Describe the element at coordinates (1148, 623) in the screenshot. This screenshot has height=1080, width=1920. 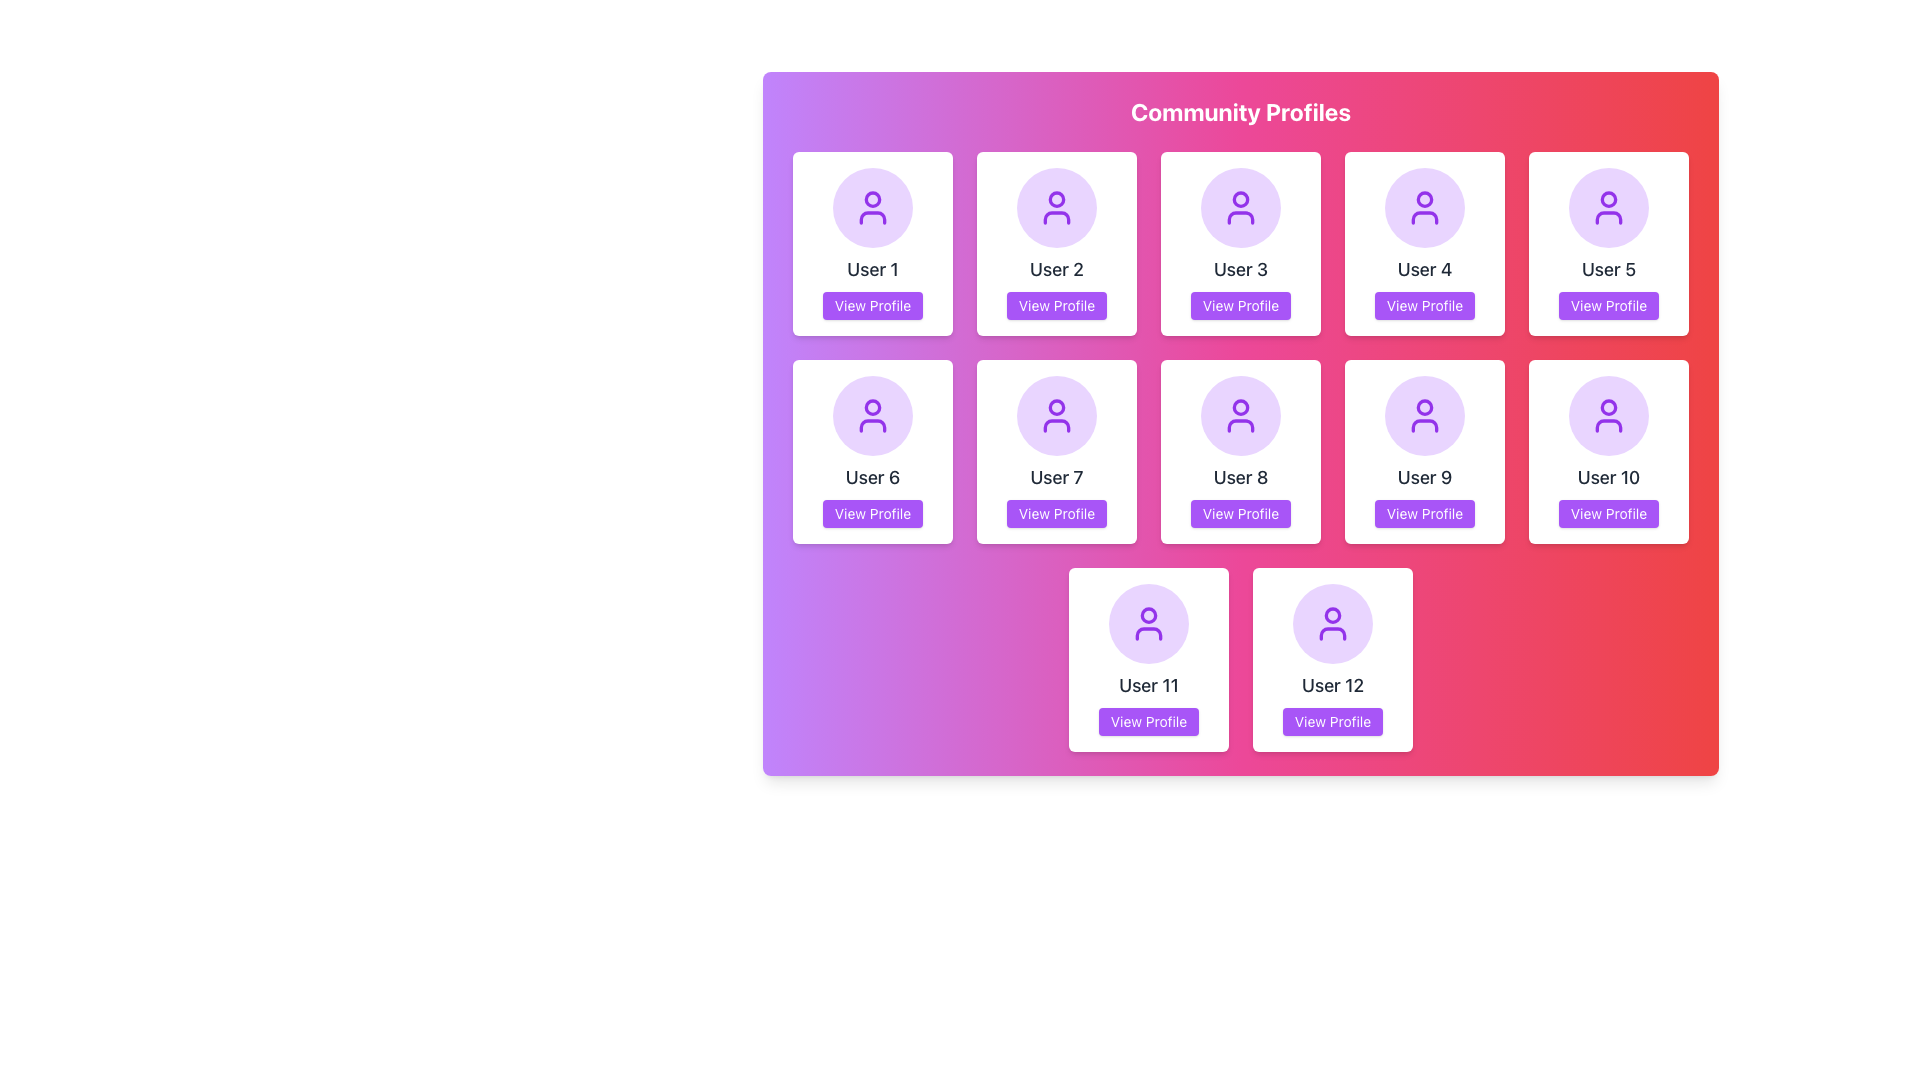
I see `the circular user icon representing the 'User 11' profile, located at the top area of the profile card in the bottom row, second column of the grid layout` at that location.